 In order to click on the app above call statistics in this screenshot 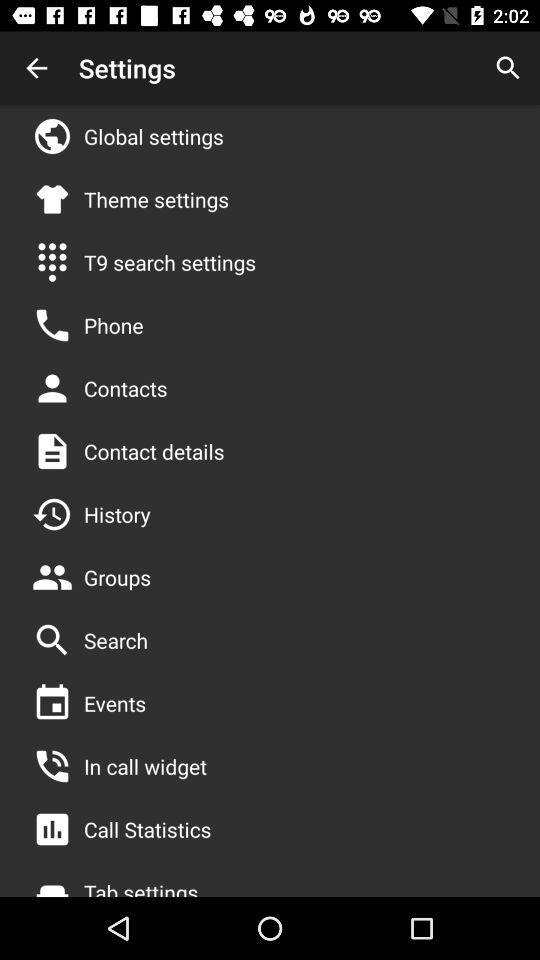, I will do `click(144, 765)`.